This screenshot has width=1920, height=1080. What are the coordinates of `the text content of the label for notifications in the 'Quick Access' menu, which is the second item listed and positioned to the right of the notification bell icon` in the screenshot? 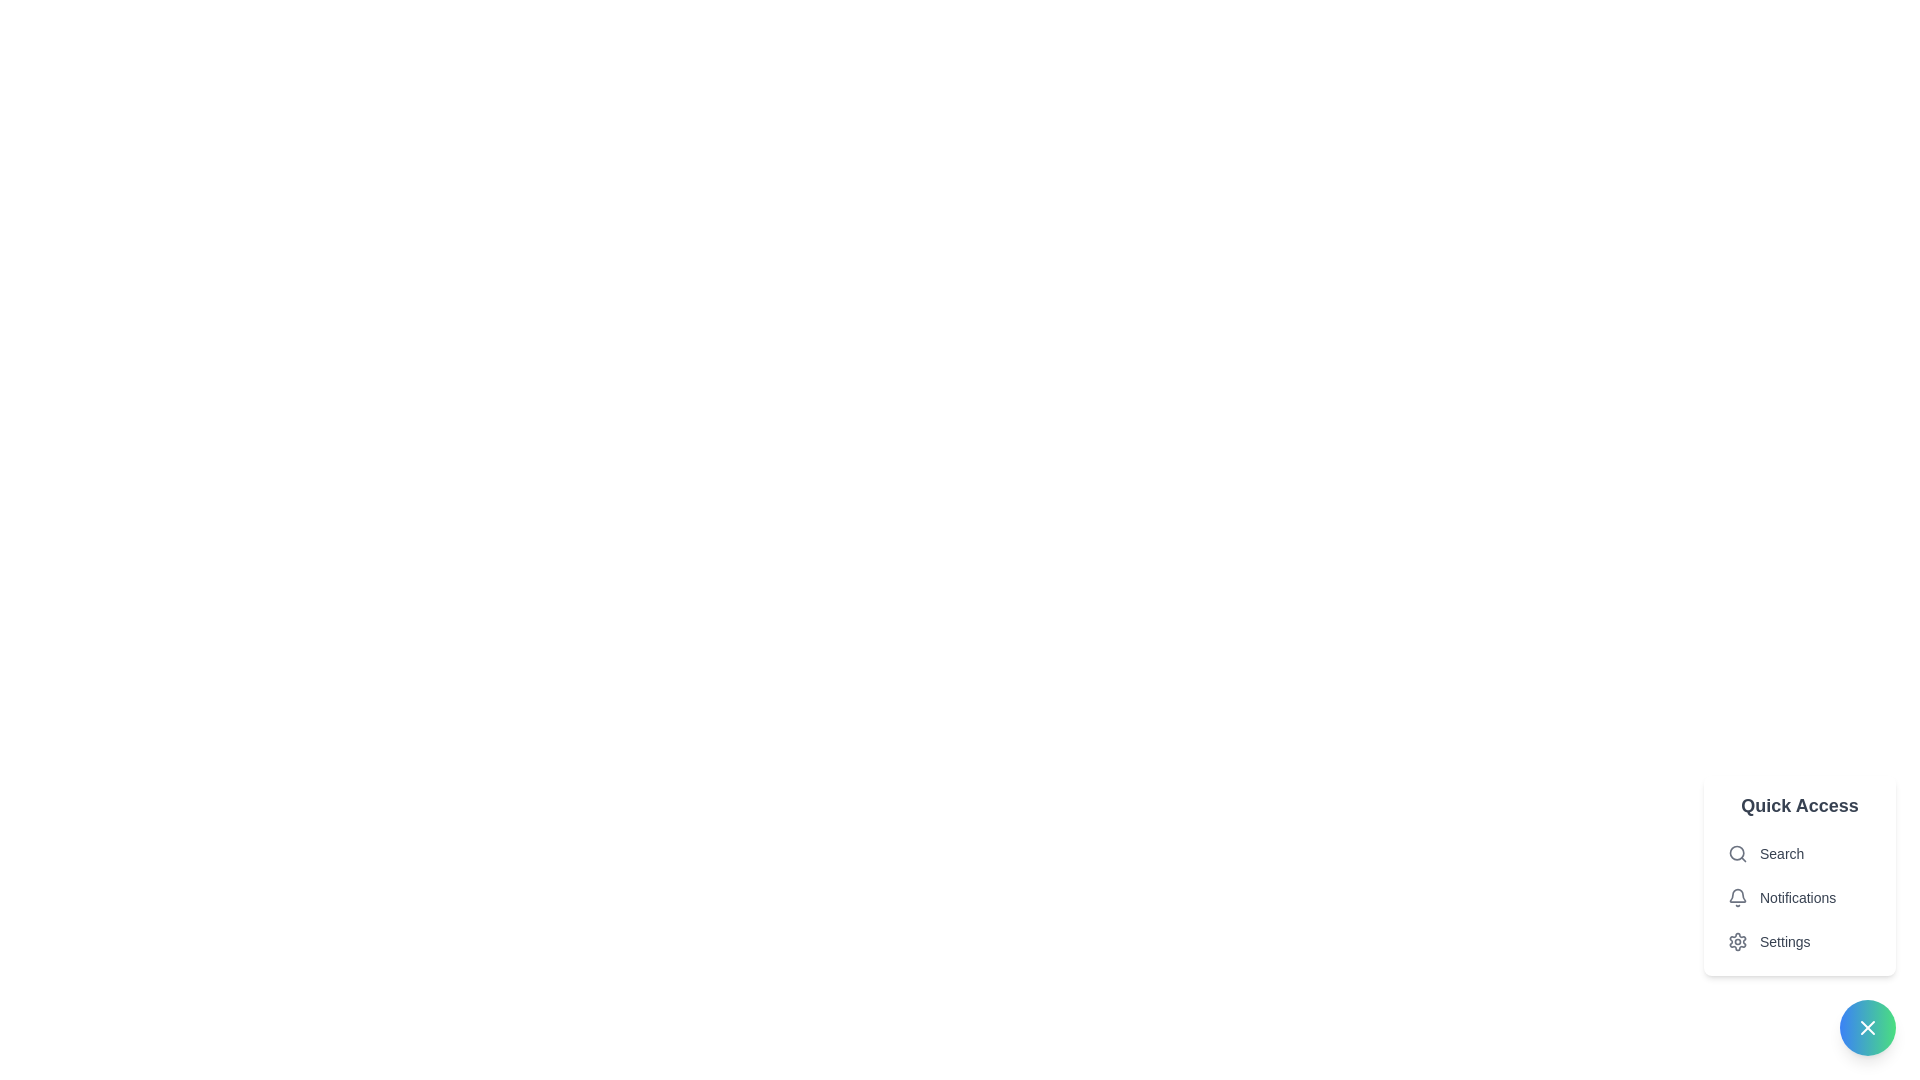 It's located at (1798, 897).